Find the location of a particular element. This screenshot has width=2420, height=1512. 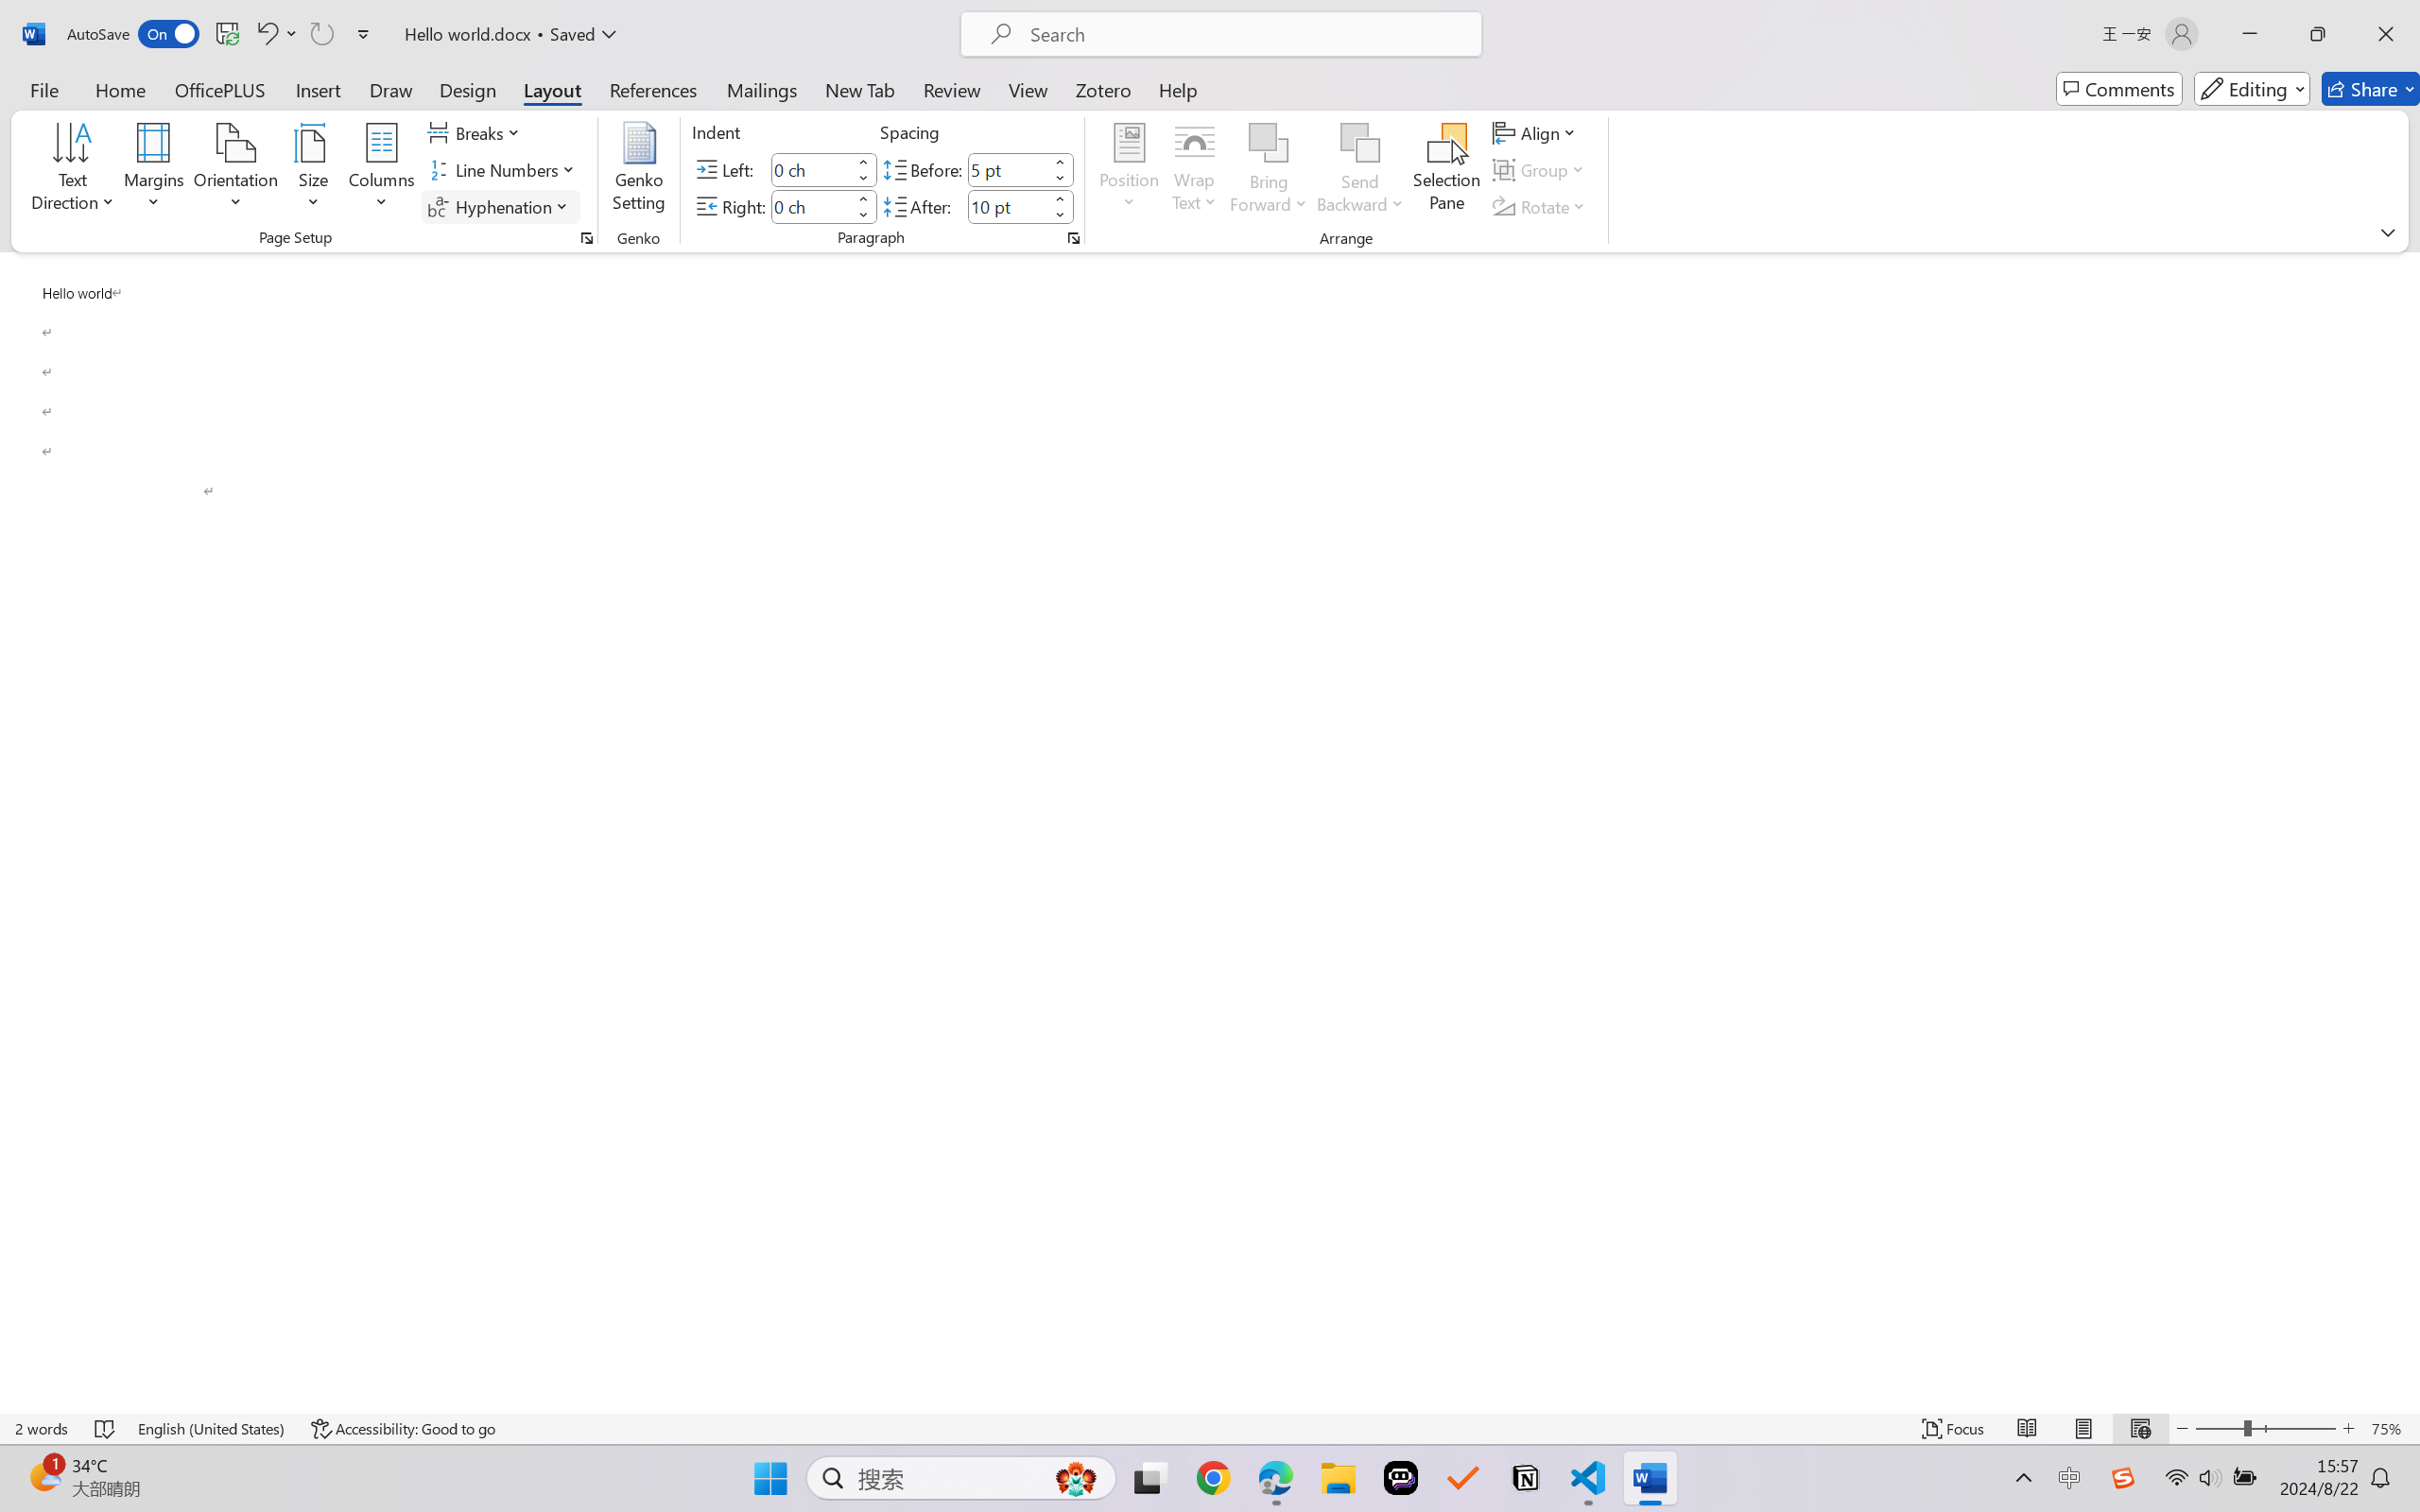

'Review' is located at coordinates (951, 88).